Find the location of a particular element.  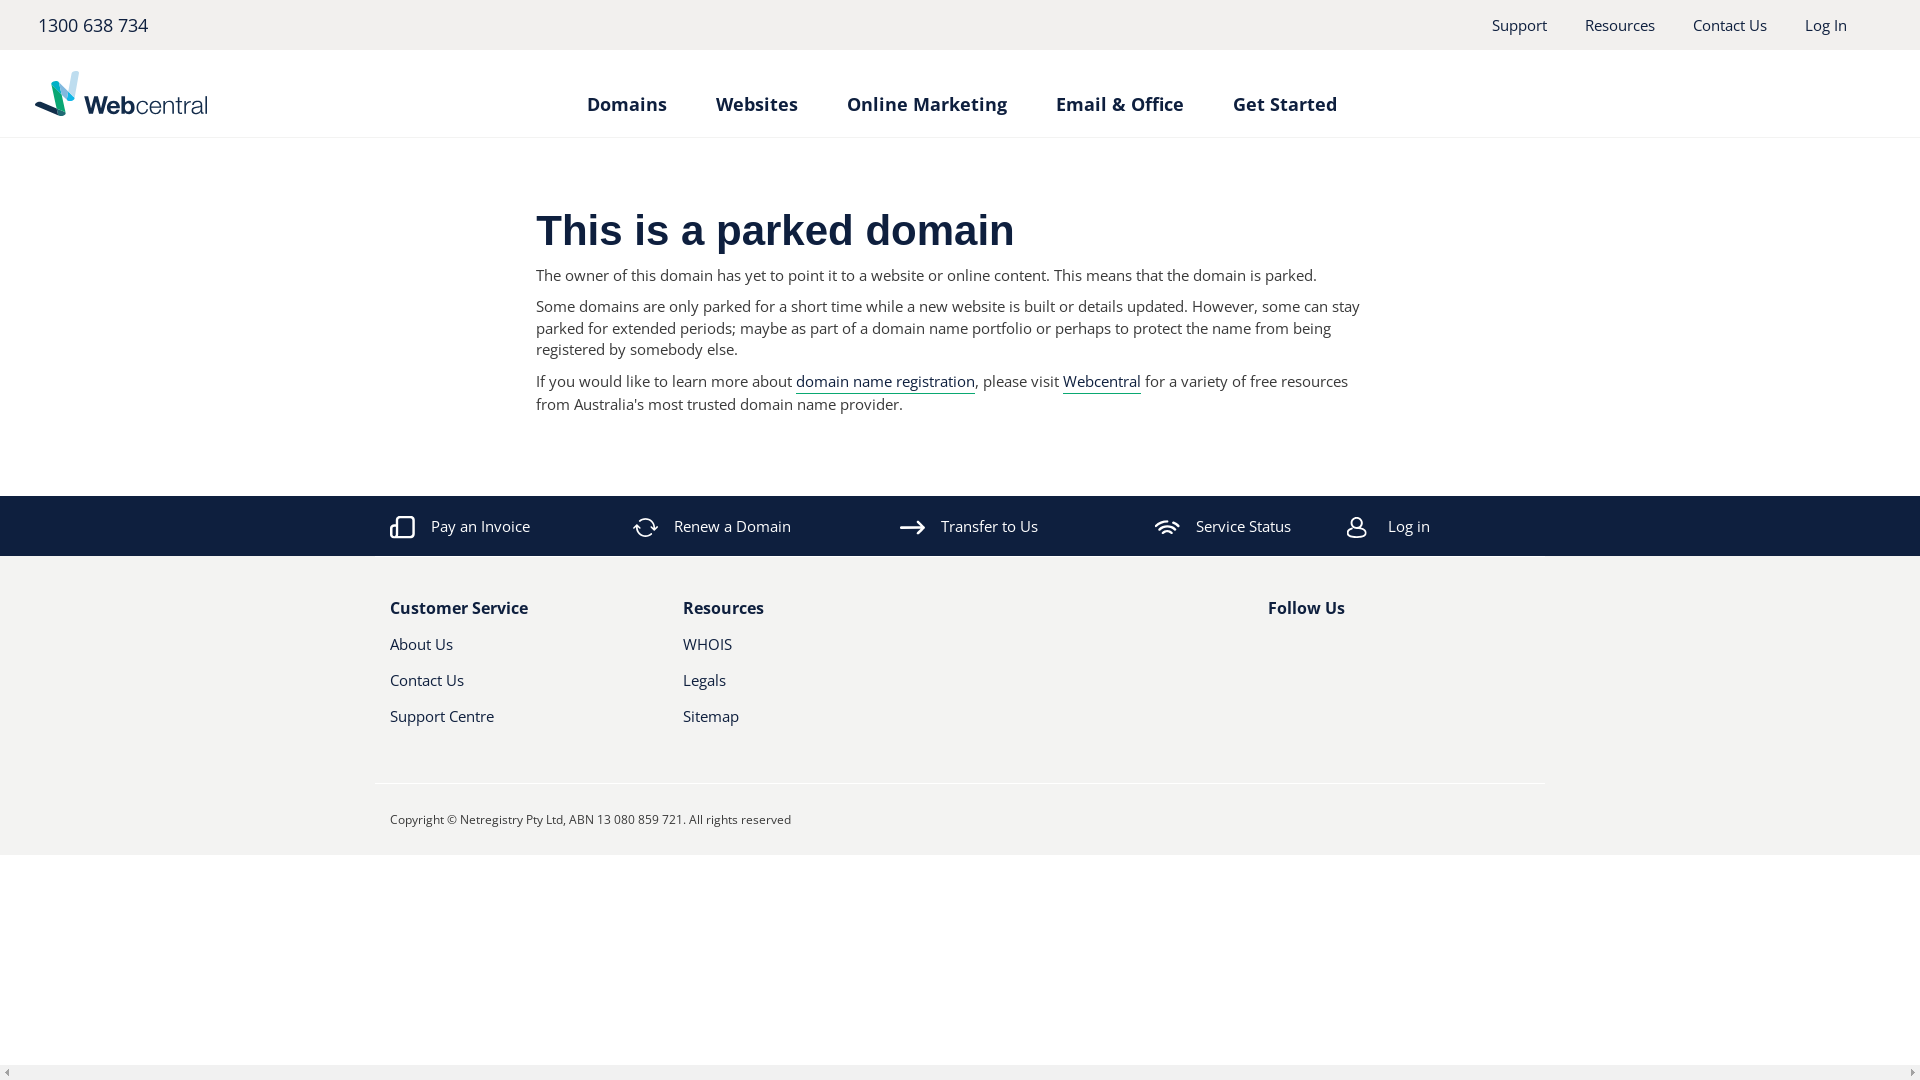

'Pay an Invoice' is located at coordinates (459, 524).